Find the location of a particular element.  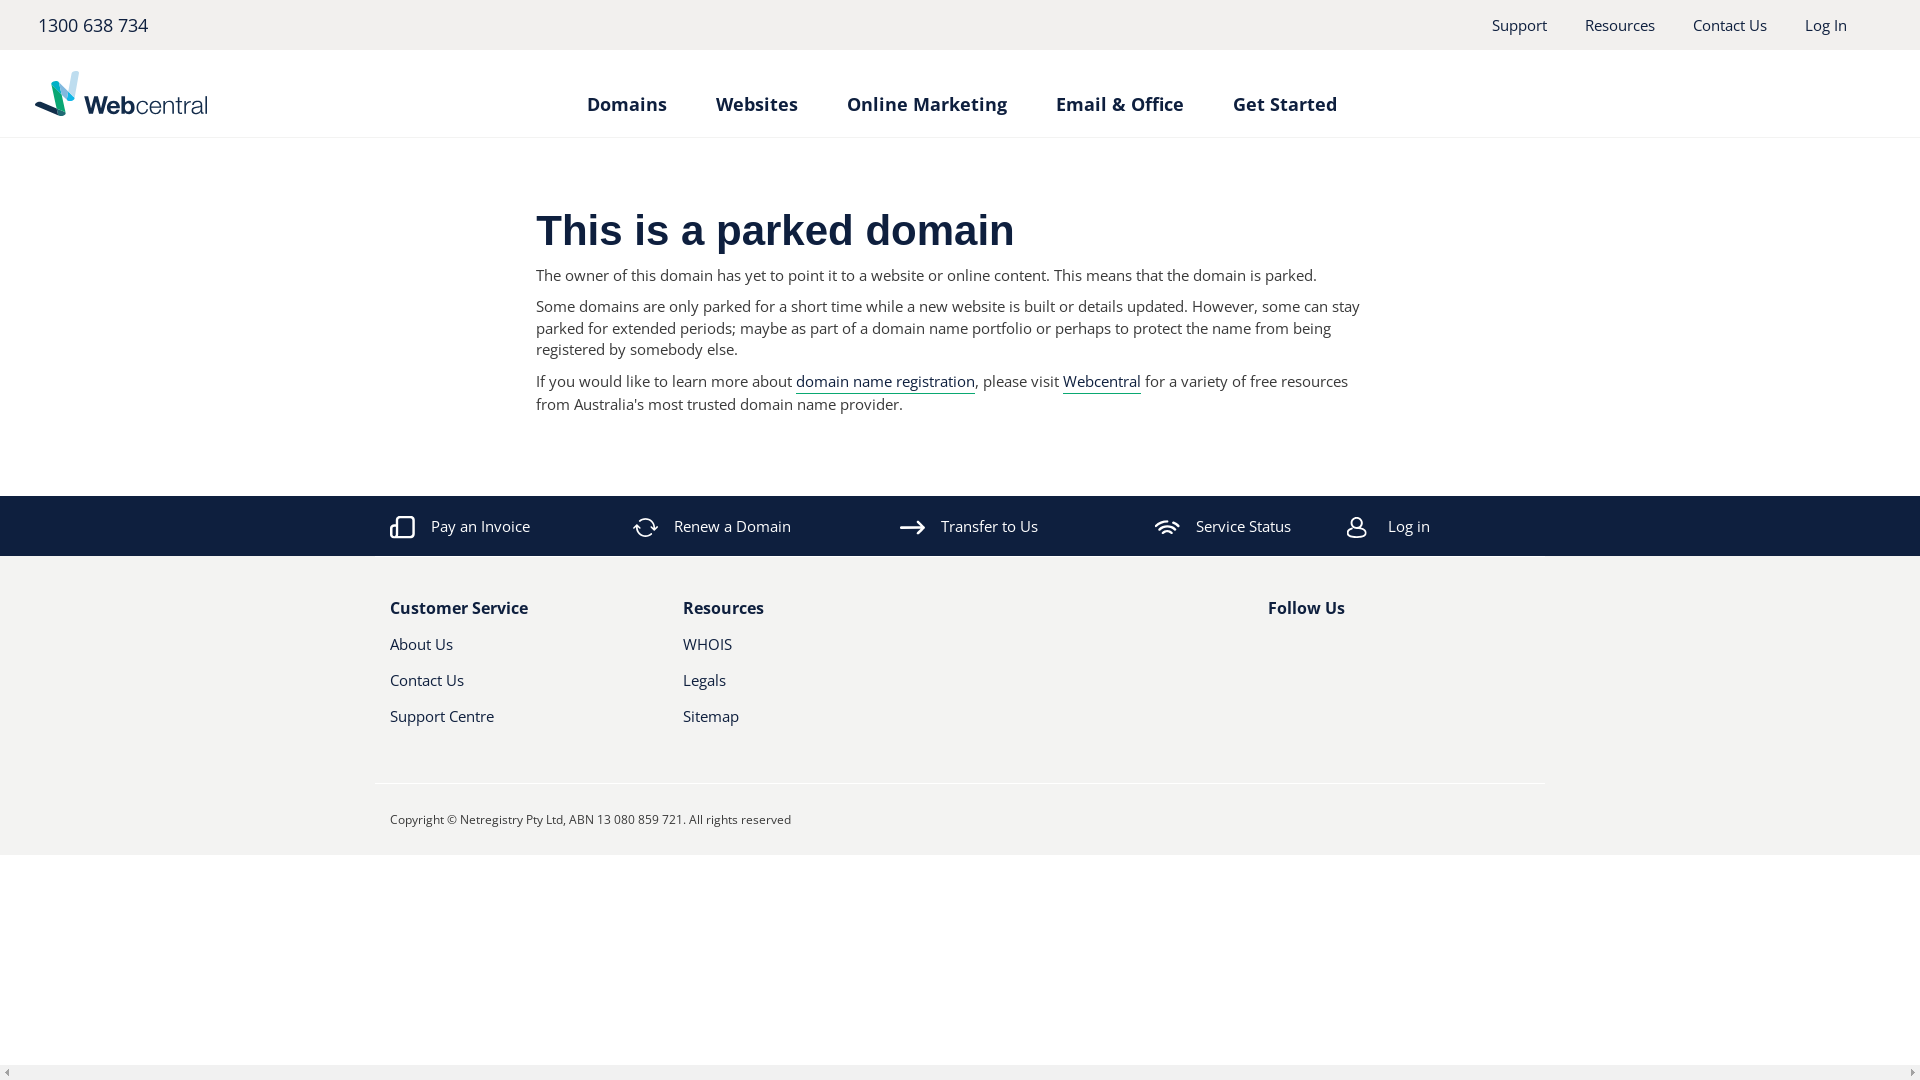

'Pay an Invoice' is located at coordinates (459, 524).